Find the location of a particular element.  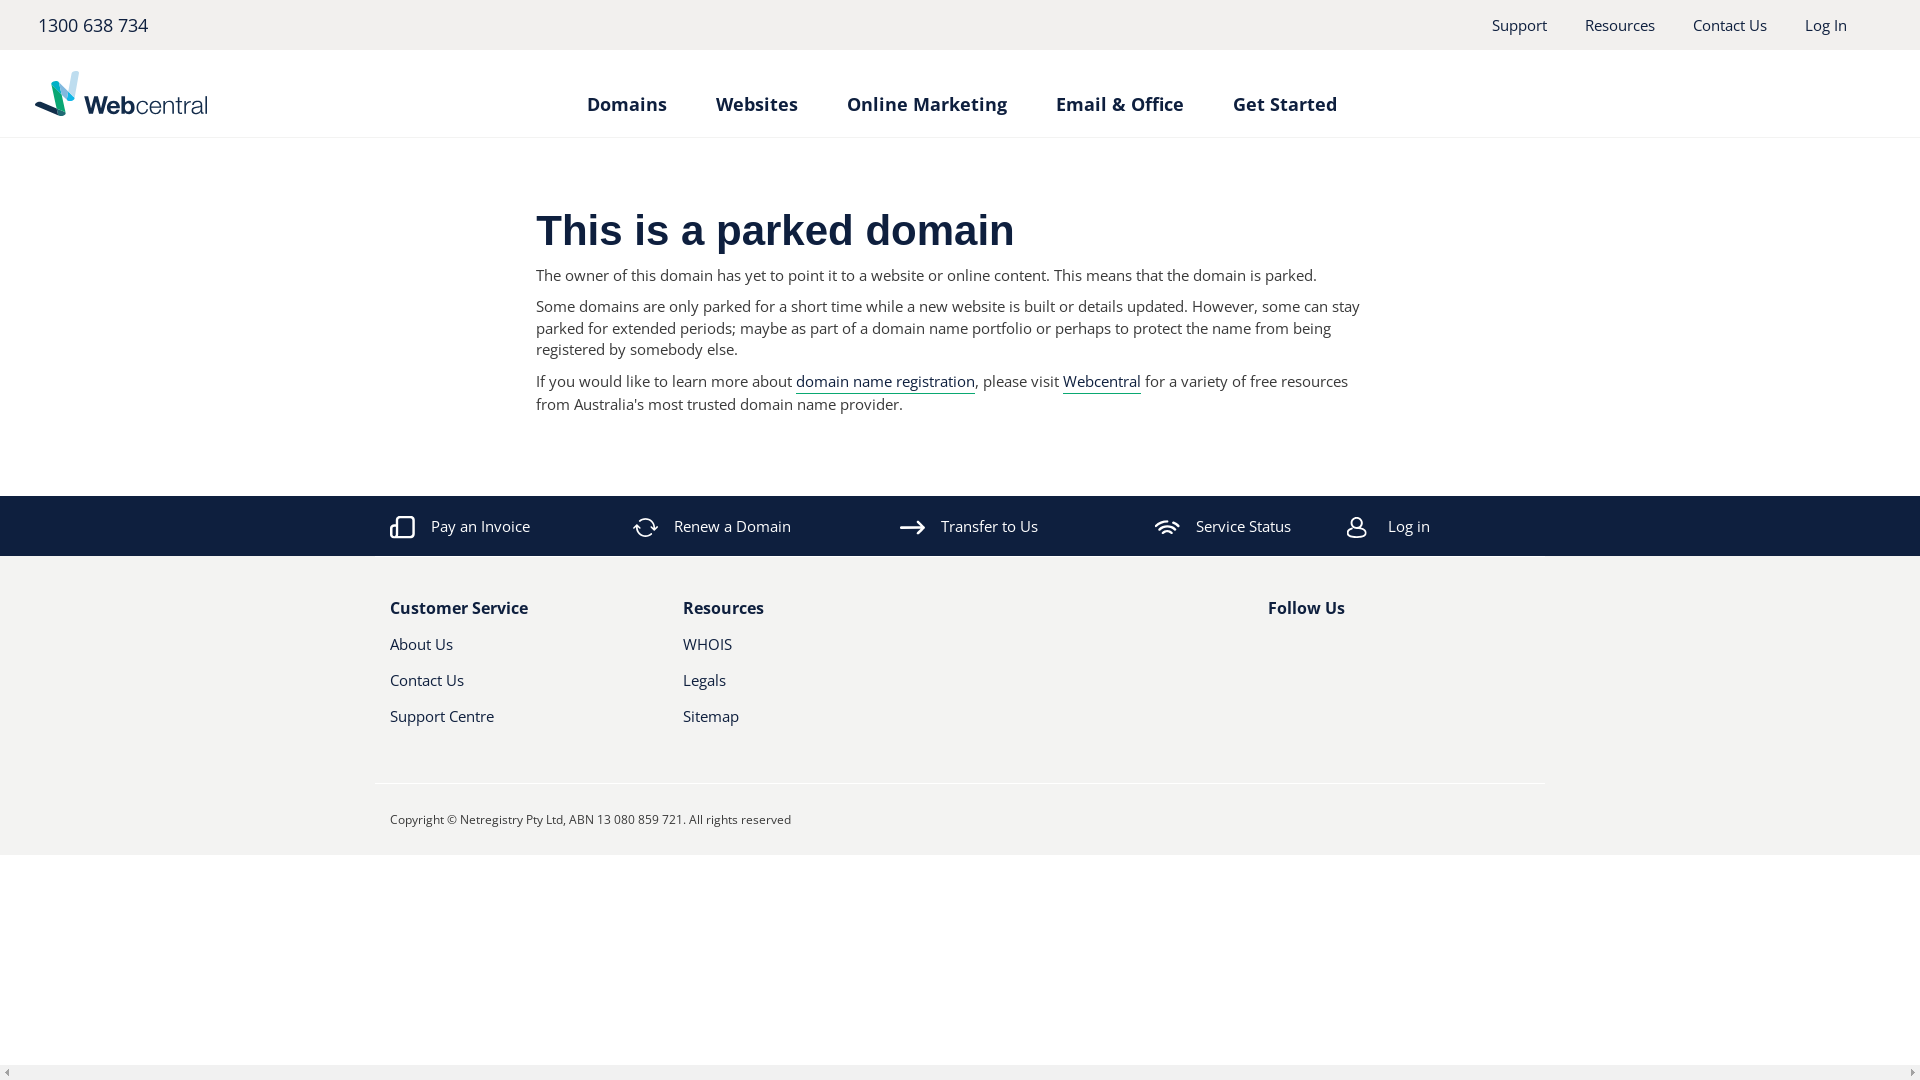

'Pay an Invoice' is located at coordinates (459, 524).